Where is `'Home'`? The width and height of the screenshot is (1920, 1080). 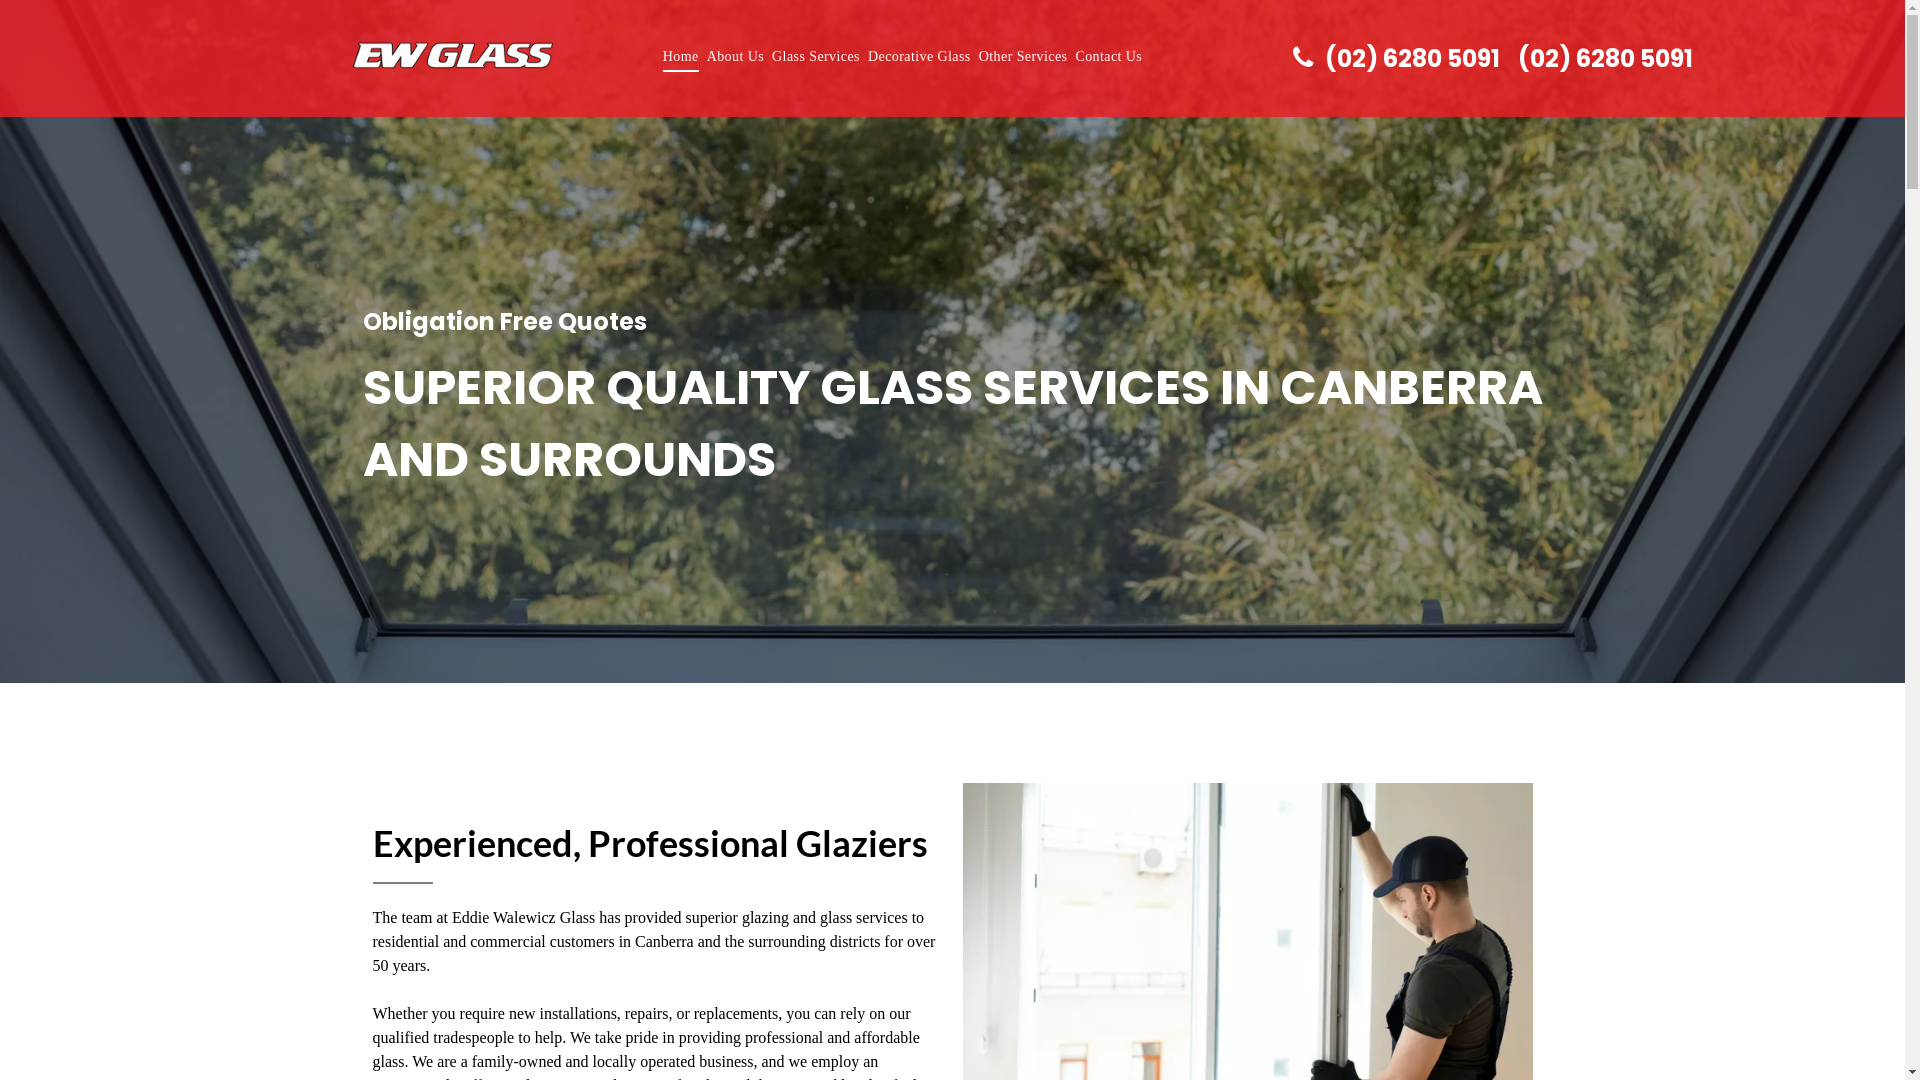
'Home' is located at coordinates (681, 55).